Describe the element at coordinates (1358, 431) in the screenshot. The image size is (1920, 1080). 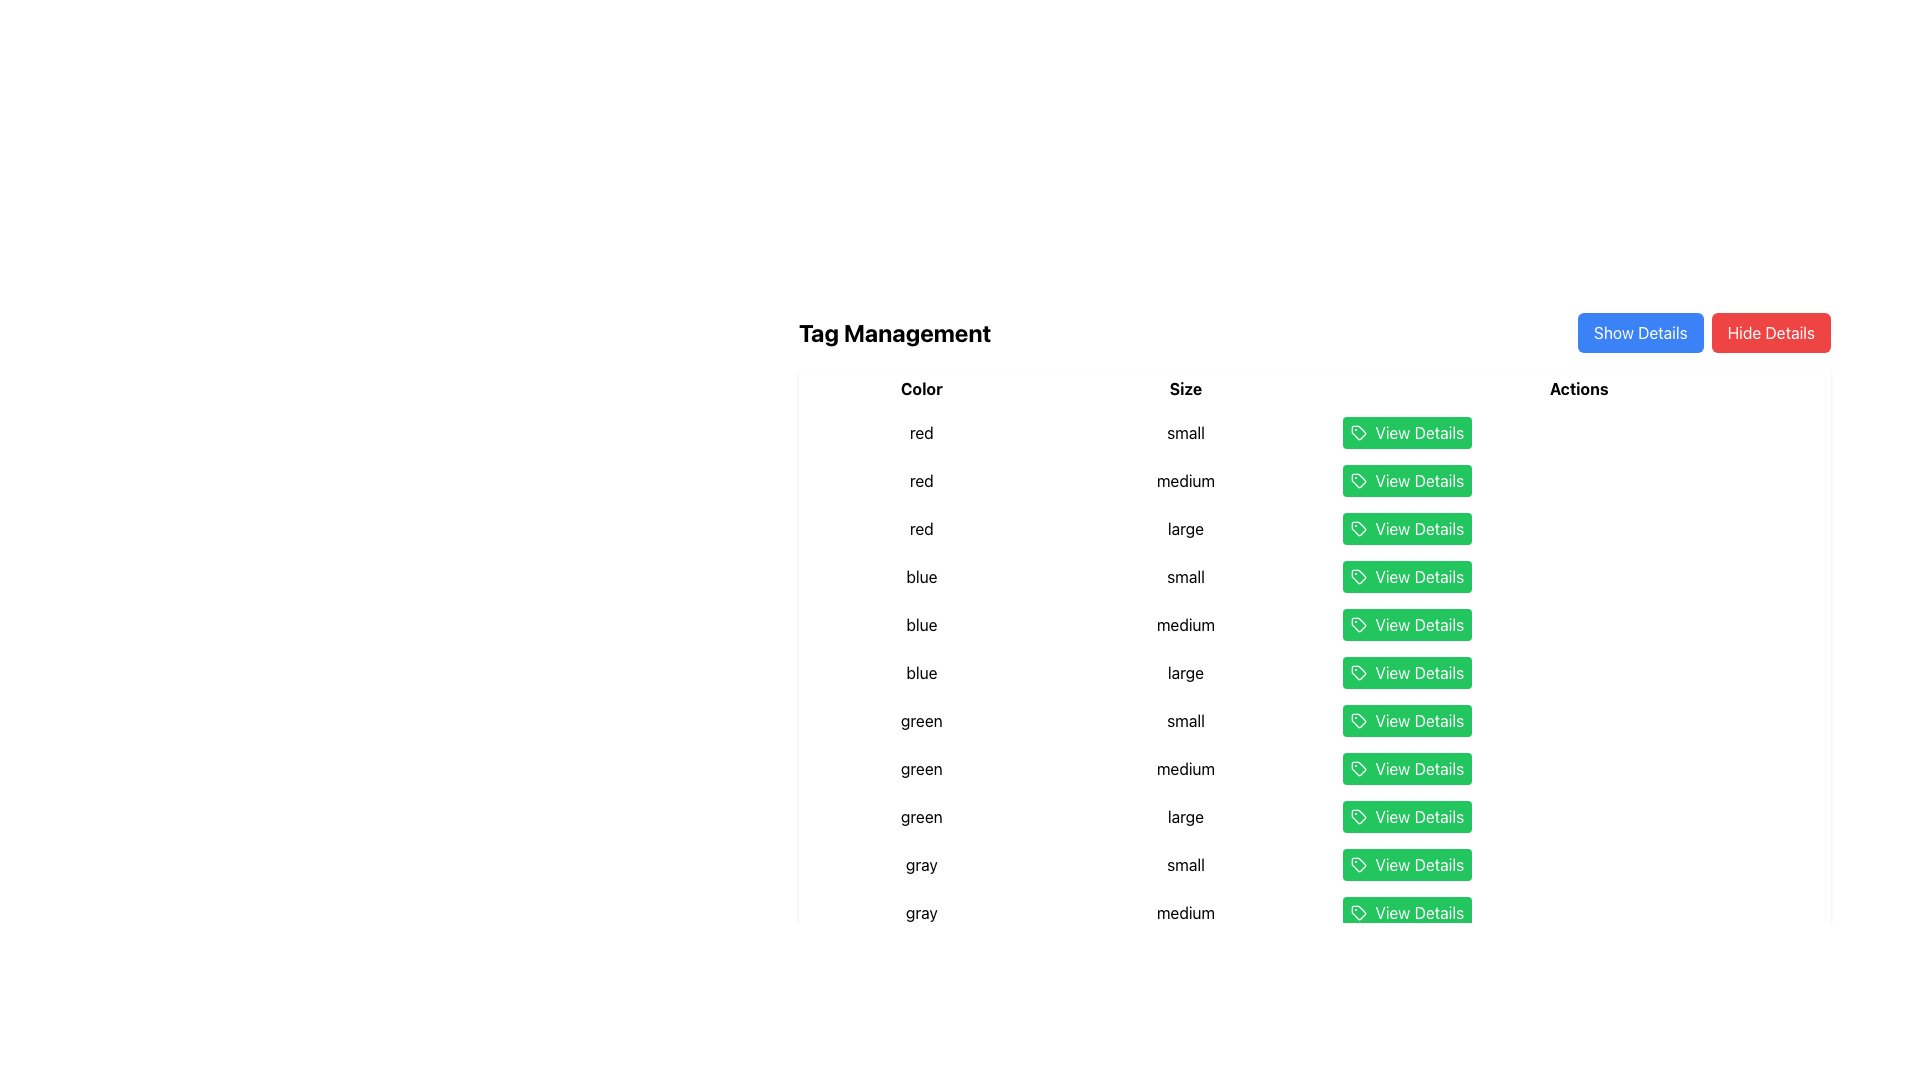
I see `the decorative icon in the Actions column of the first row in the data table, which is adjacent to the green 'View Details' button and represents the 'small' size and 'red' color` at that location.